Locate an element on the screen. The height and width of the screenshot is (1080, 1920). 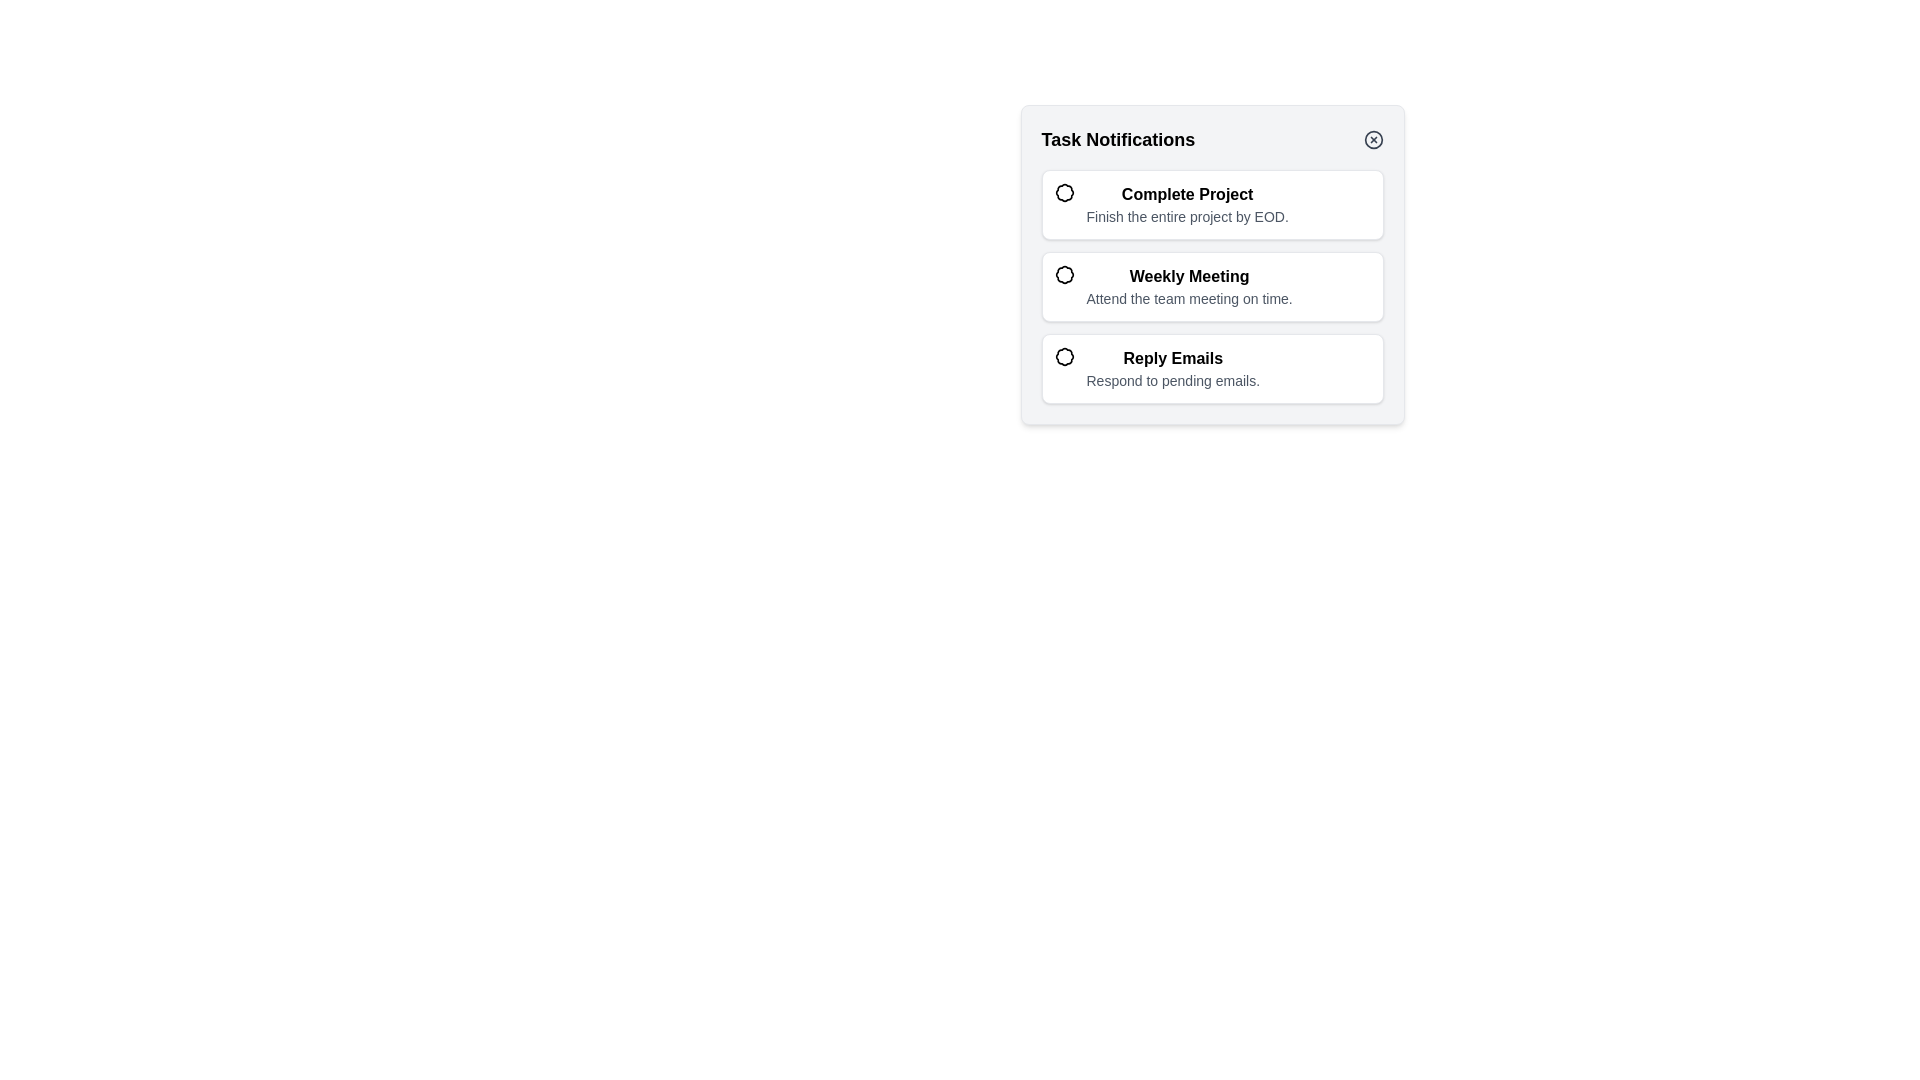
the first task notification item at the top of the list of task notifications is located at coordinates (1211, 204).